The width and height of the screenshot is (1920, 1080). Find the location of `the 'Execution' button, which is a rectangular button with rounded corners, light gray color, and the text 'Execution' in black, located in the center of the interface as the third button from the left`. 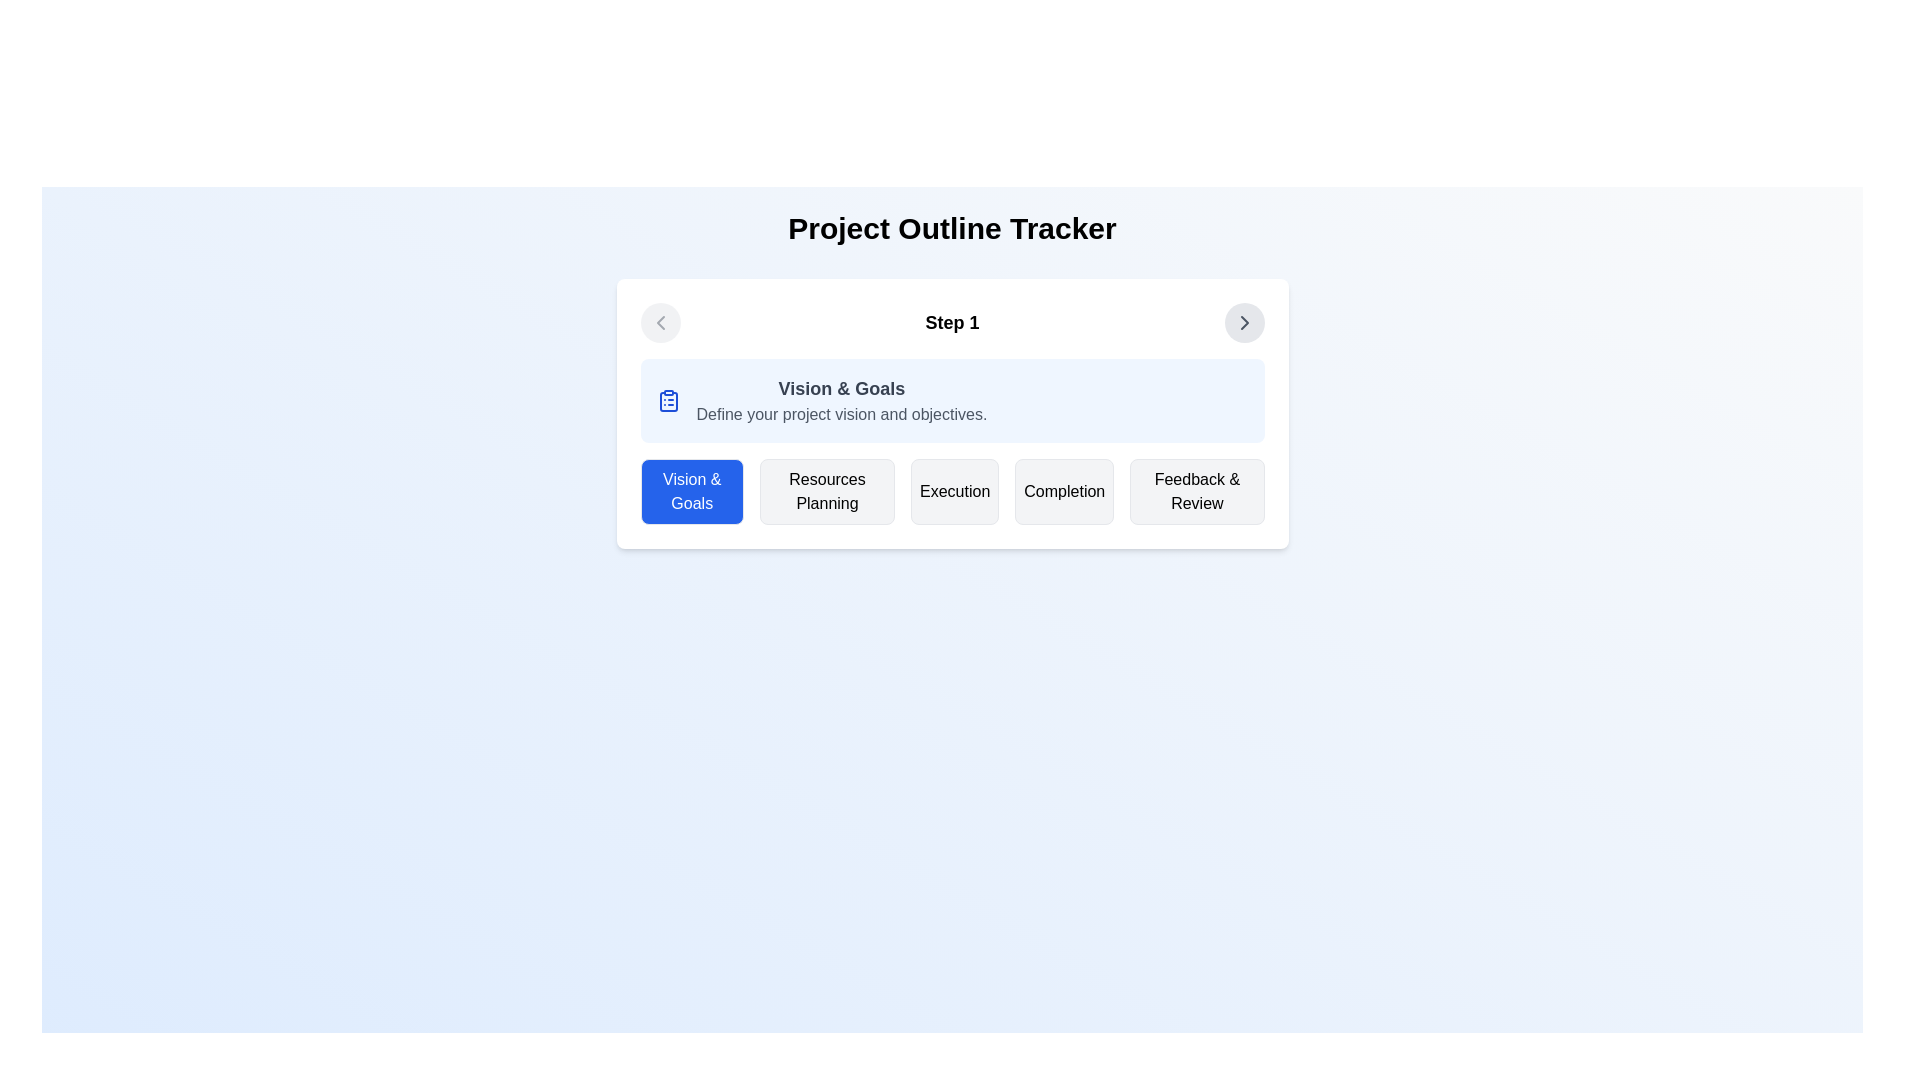

the 'Execution' button, which is a rectangular button with rounded corners, light gray color, and the text 'Execution' in black, located in the center of the interface as the third button from the left is located at coordinates (954, 492).